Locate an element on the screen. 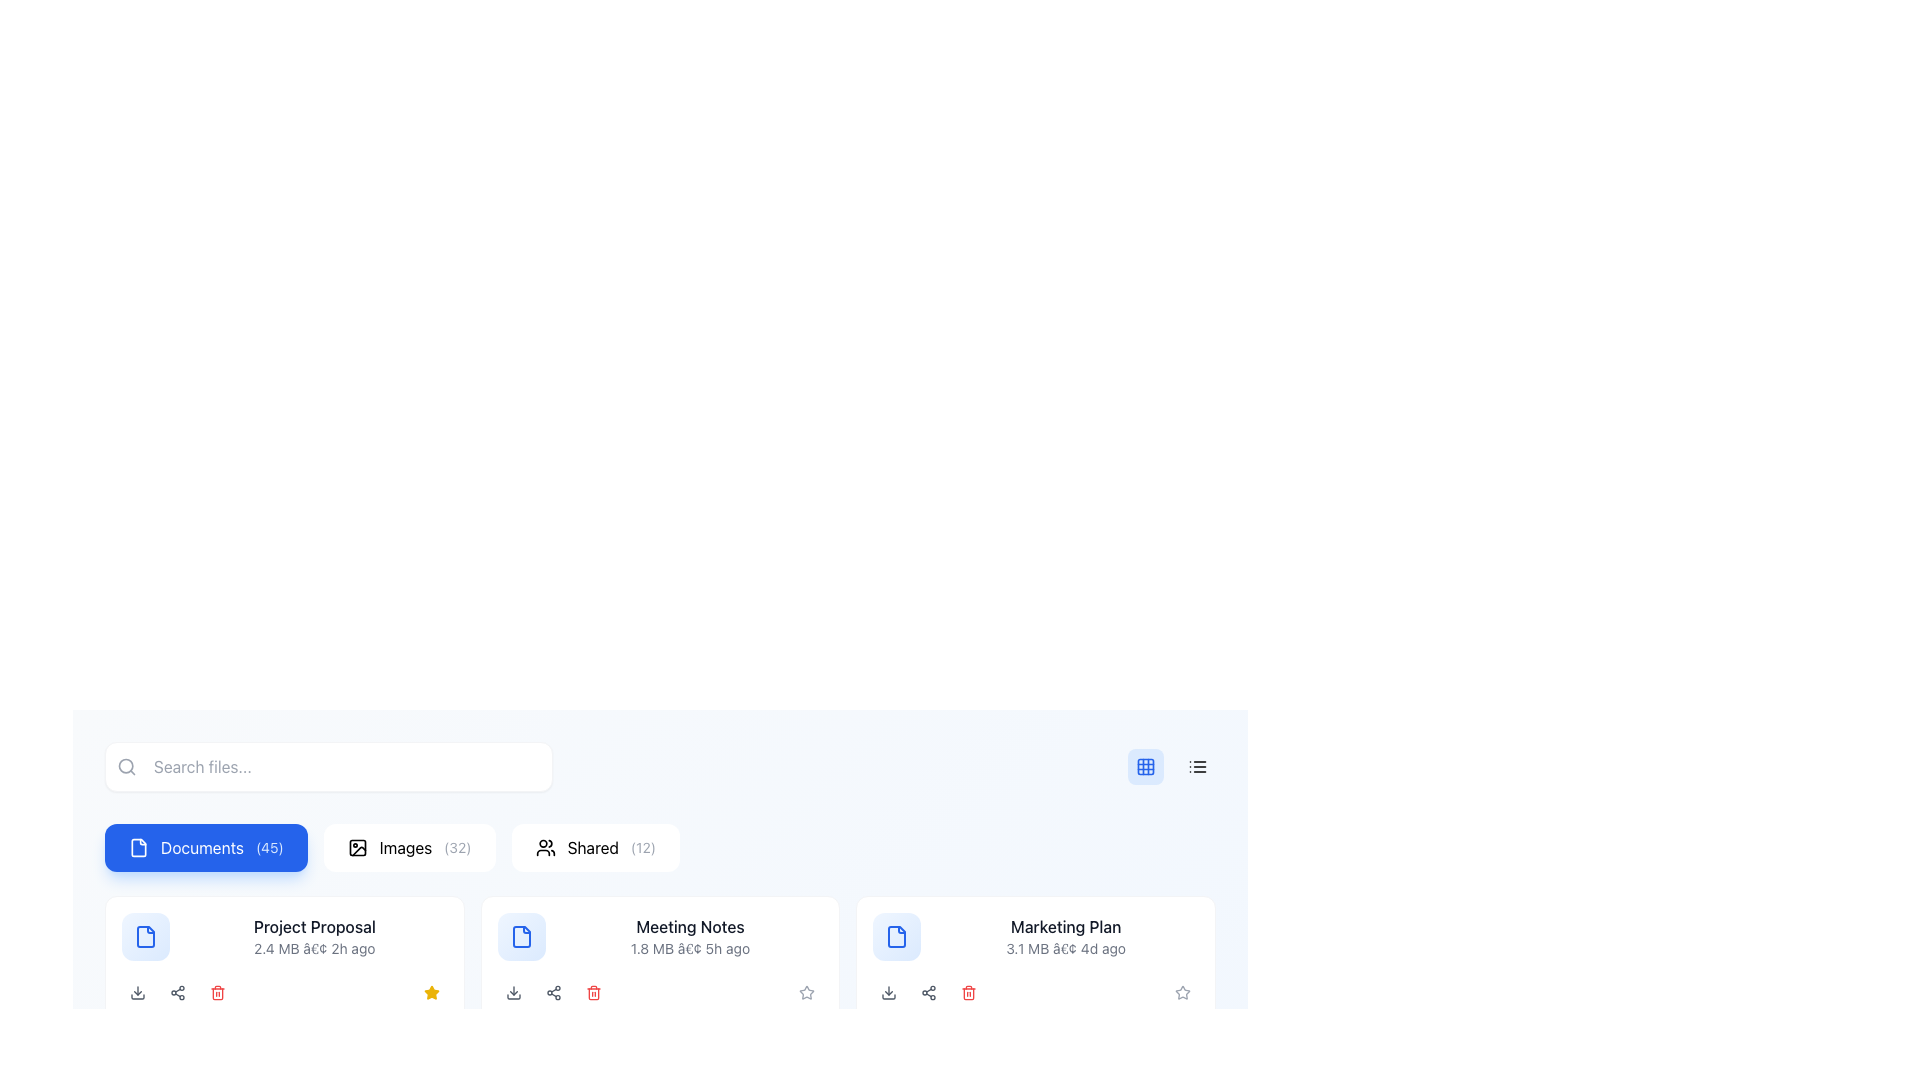 The height and width of the screenshot is (1080, 1920). the red trash bin icon is located at coordinates (592, 992).